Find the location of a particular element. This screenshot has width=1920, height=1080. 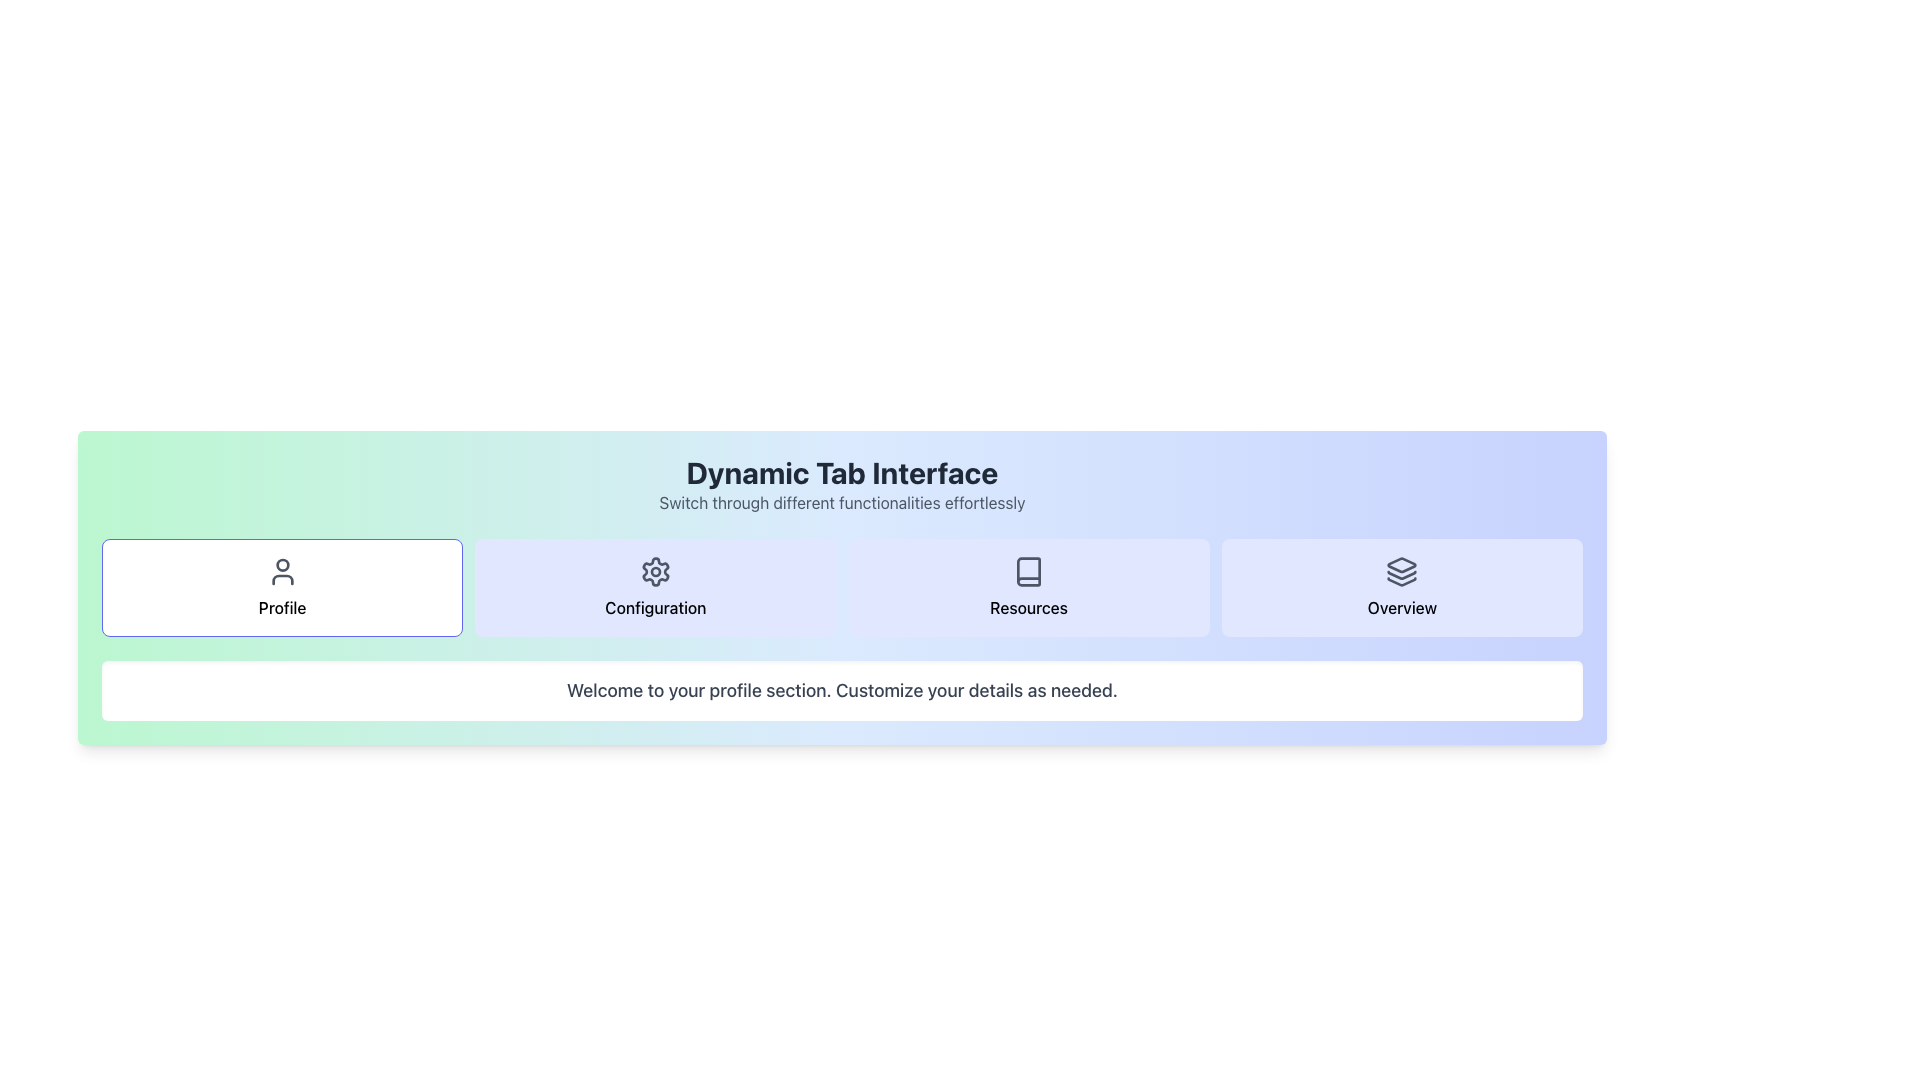

the middle layer of the three-layer icon within the overview section of the tab interface, represented by a vector graphic element in the SVG is located at coordinates (1401, 575).